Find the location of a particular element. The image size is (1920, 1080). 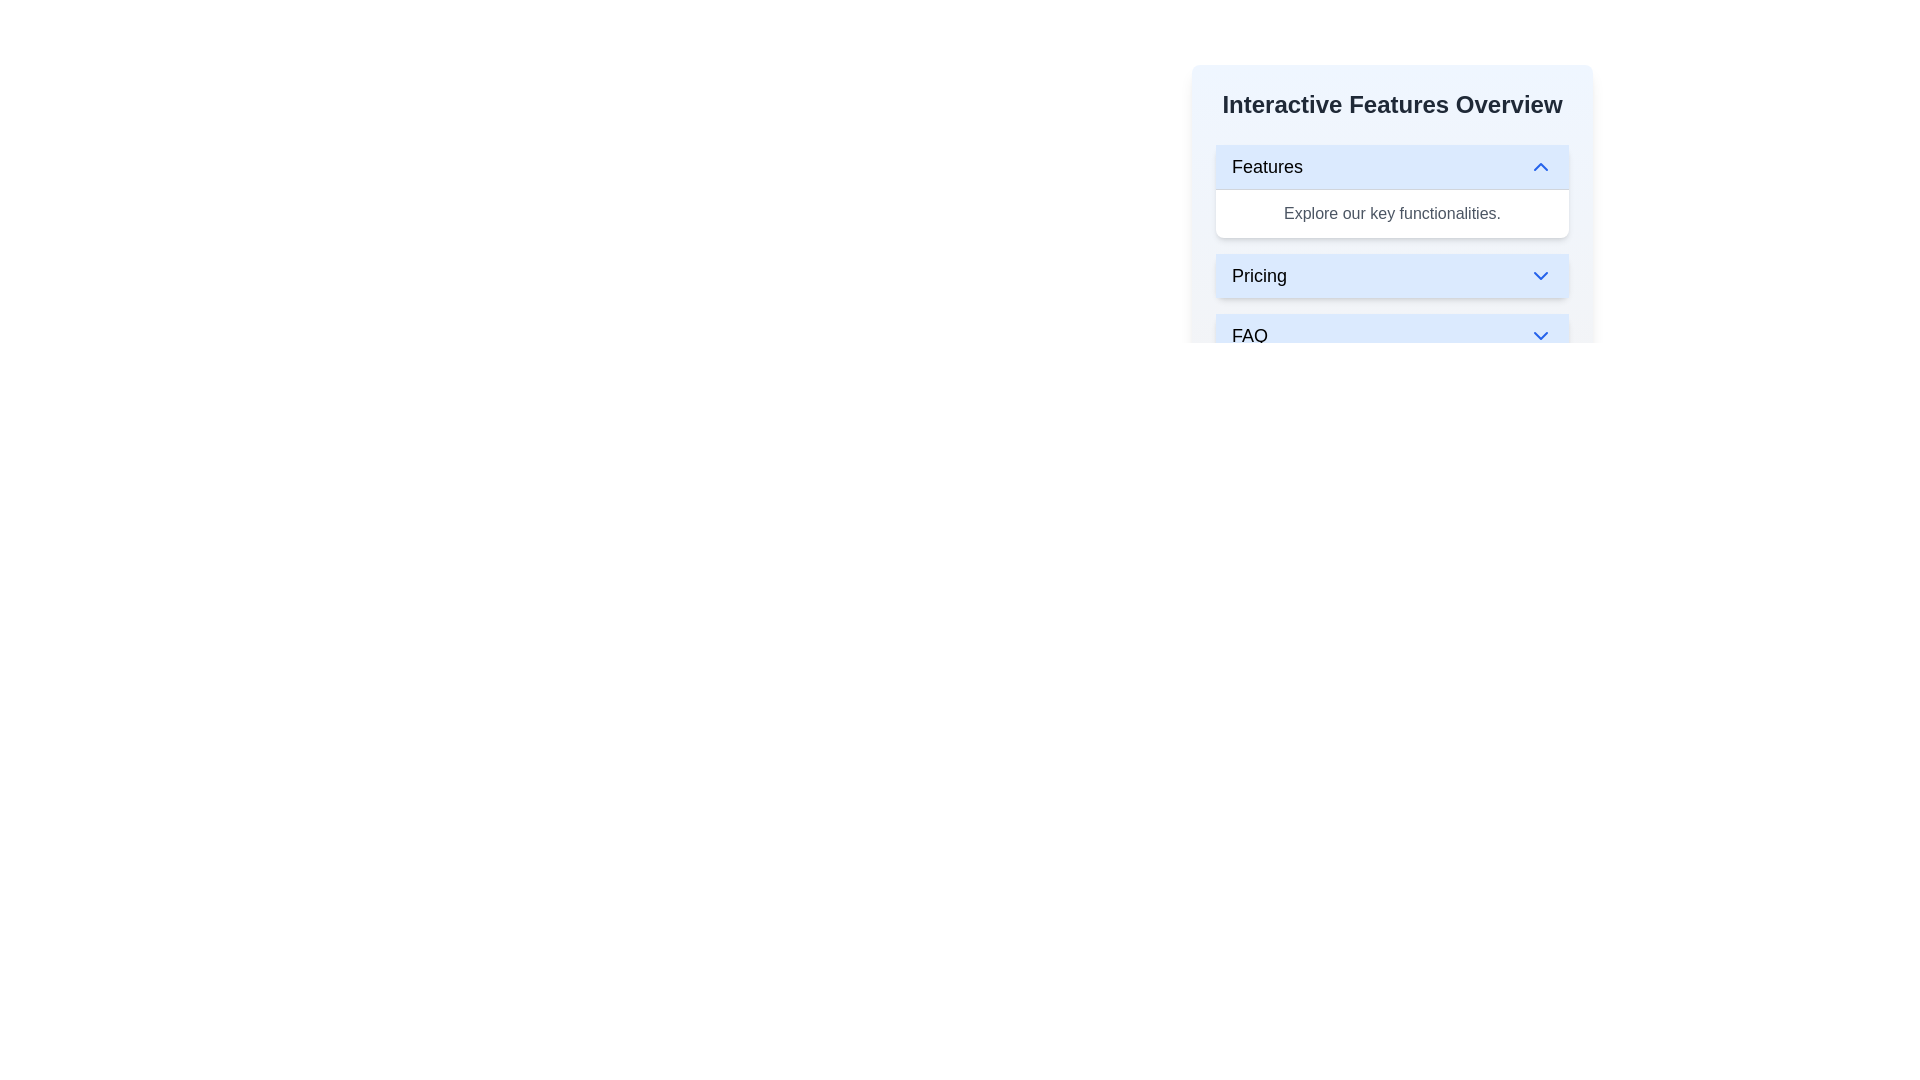

the FAQ toggle button located below the 'Pricing' section is located at coordinates (1391, 334).